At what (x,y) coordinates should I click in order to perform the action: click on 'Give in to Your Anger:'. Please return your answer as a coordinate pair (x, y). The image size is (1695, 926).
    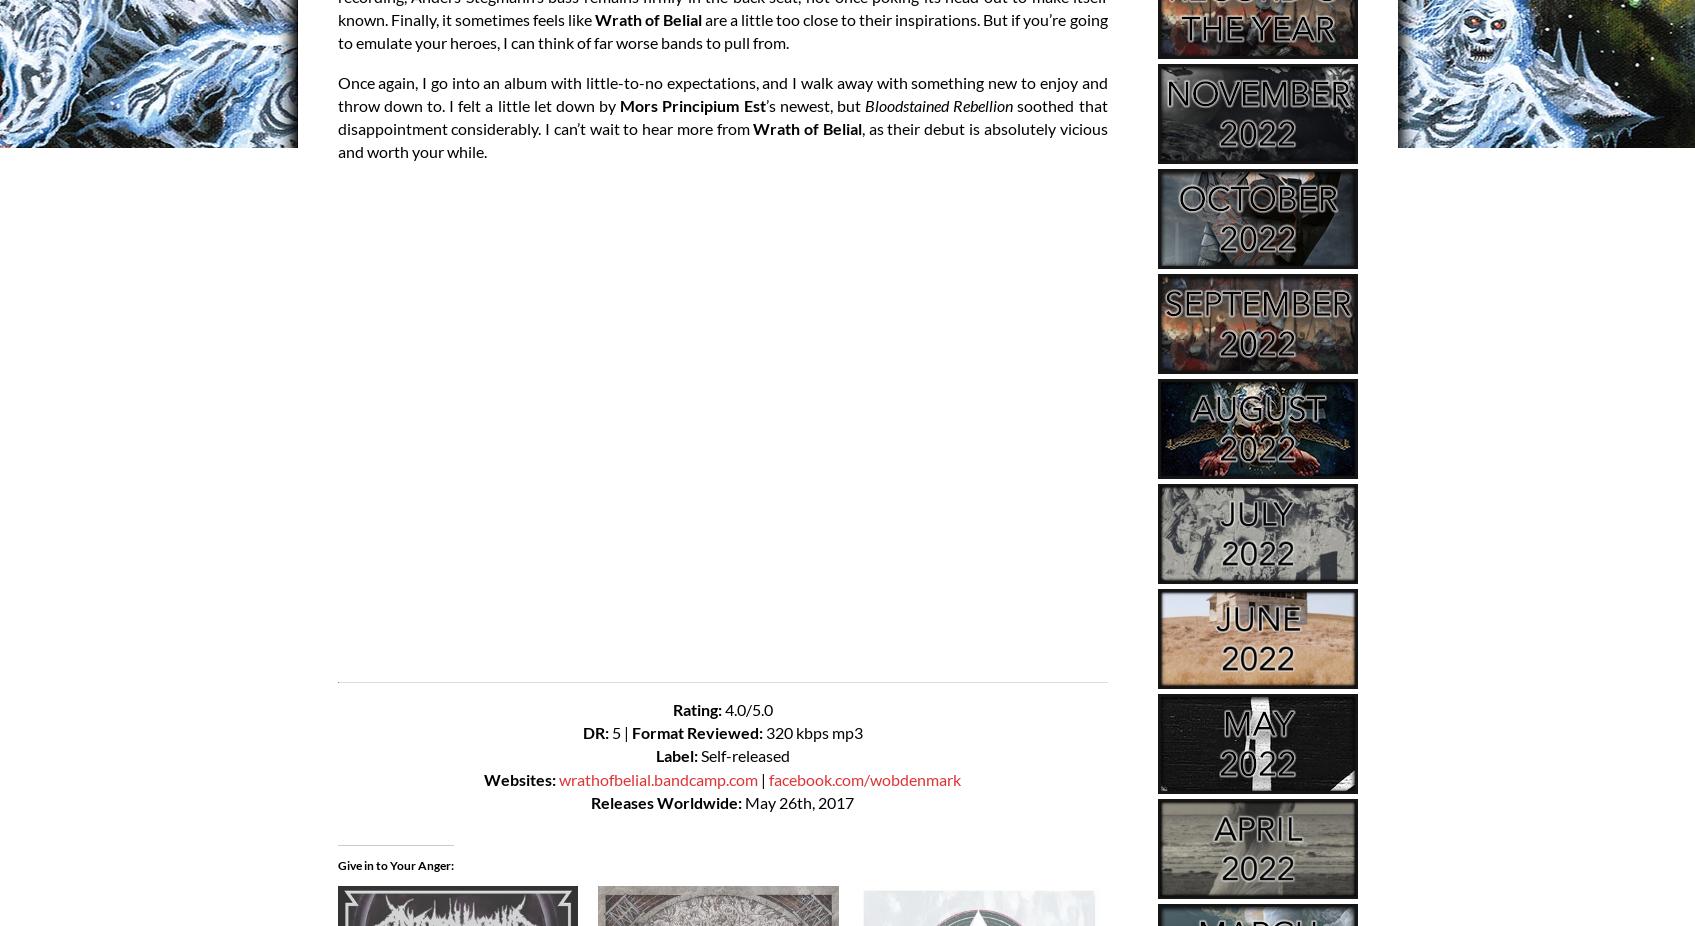
    Looking at the image, I should click on (394, 865).